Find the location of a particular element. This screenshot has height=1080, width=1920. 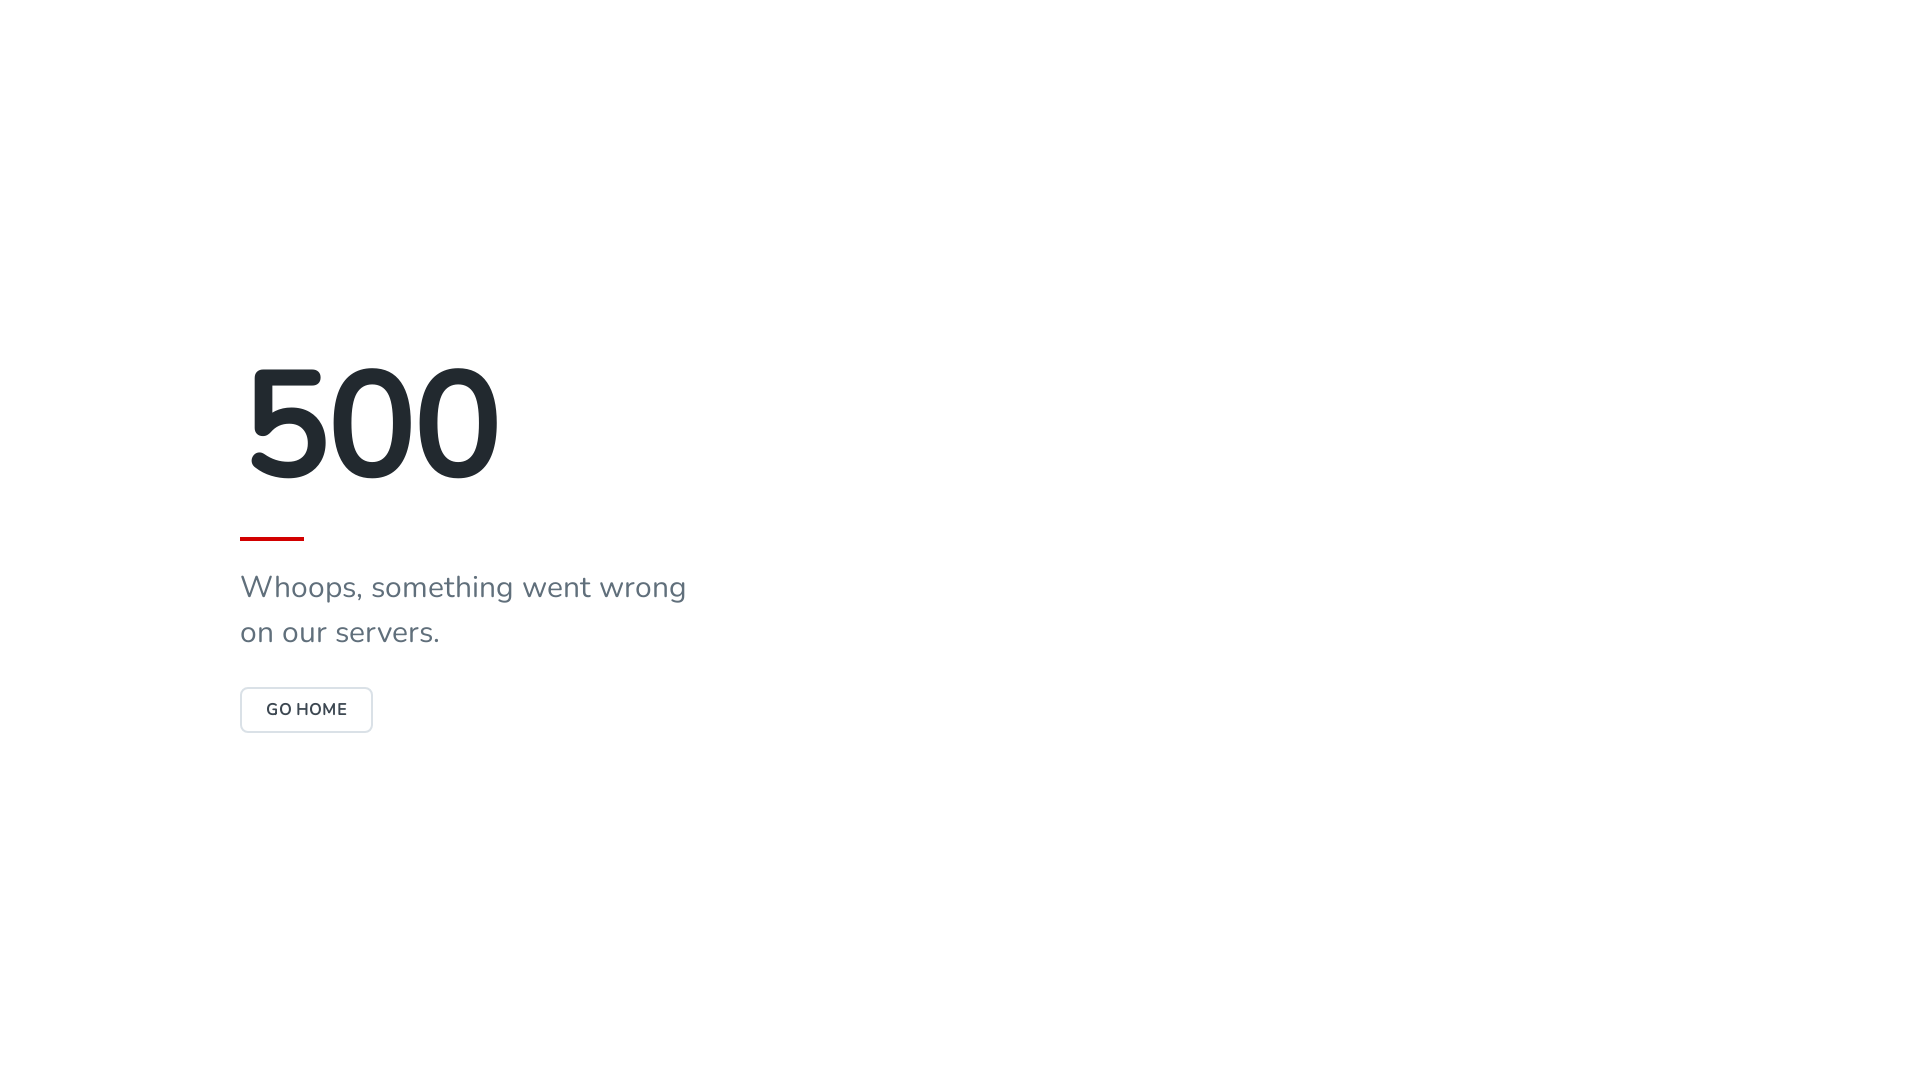

'GO HOME' is located at coordinates (240, 708).